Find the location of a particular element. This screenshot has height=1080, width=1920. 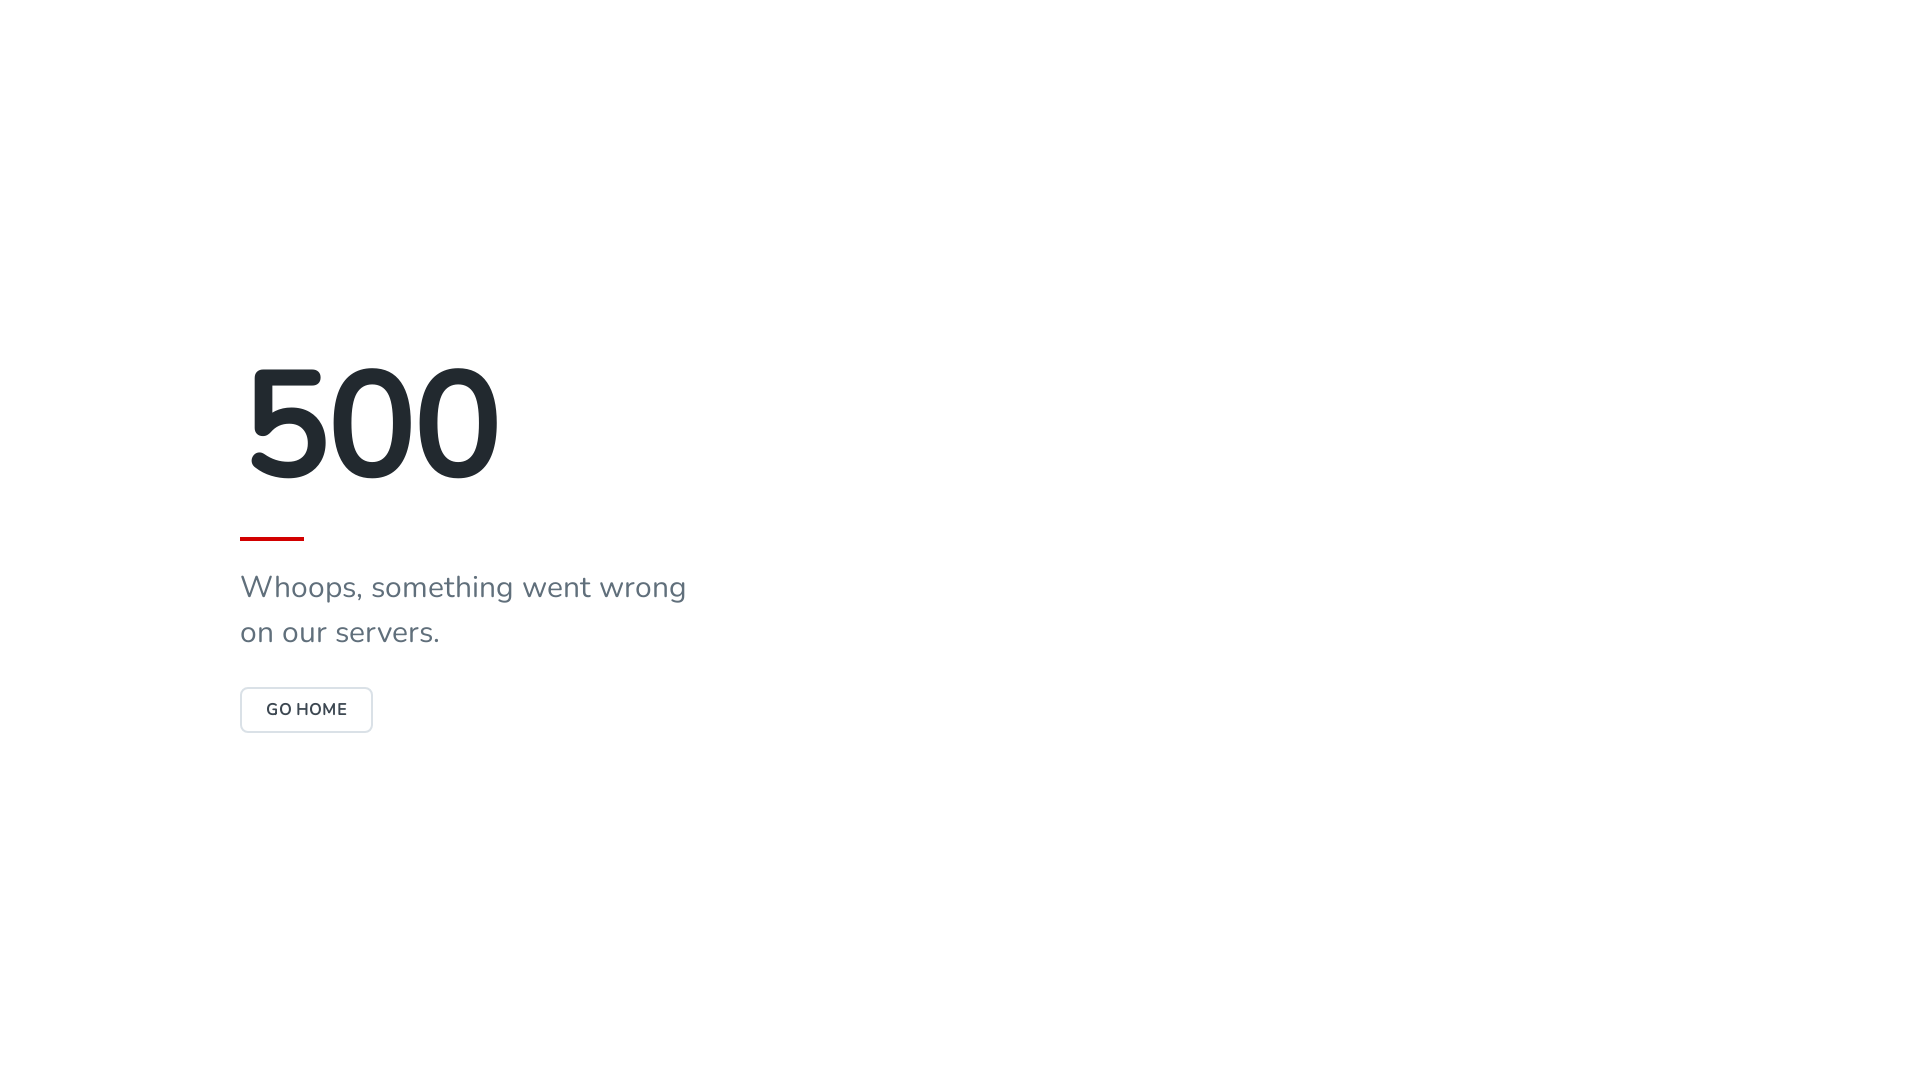

'GO HOME' is located at coordinates (240, 708).